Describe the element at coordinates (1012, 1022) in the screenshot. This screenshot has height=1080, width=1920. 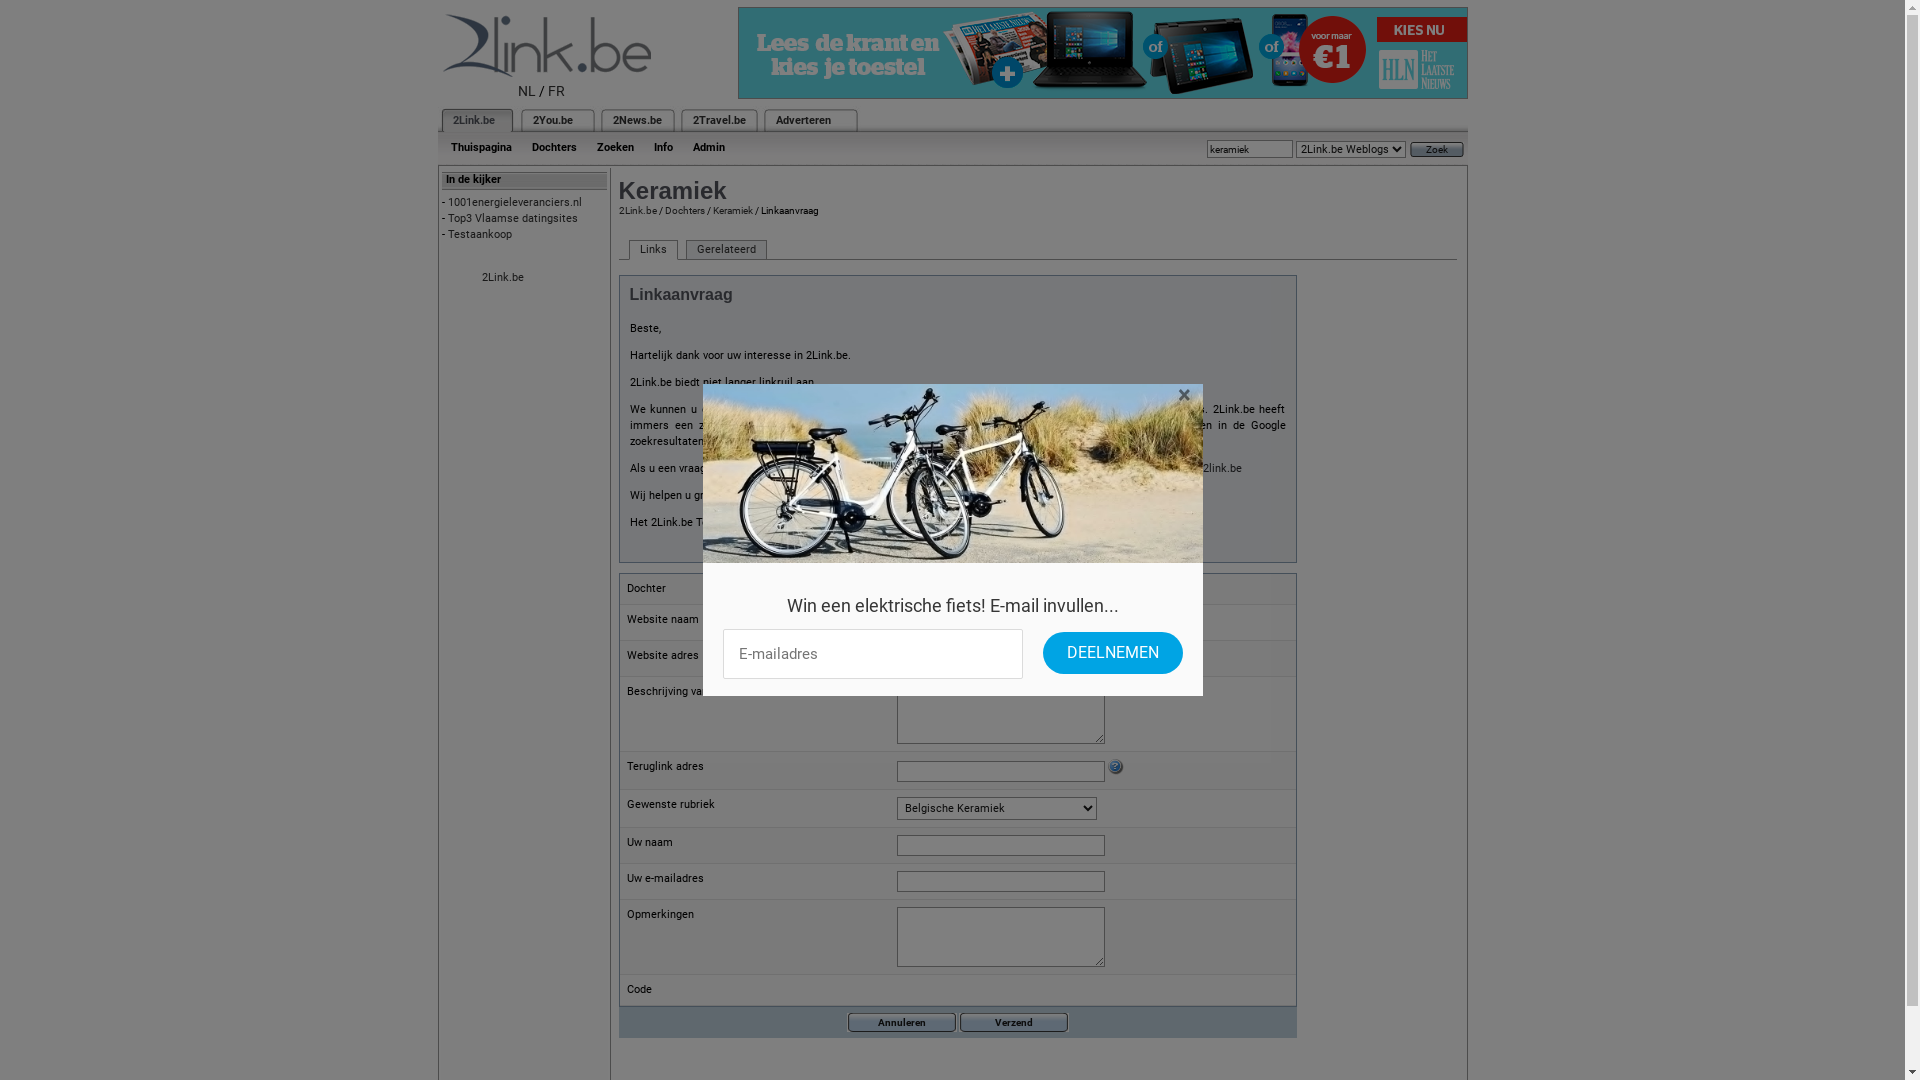
I see `'Verzend'` at that location.